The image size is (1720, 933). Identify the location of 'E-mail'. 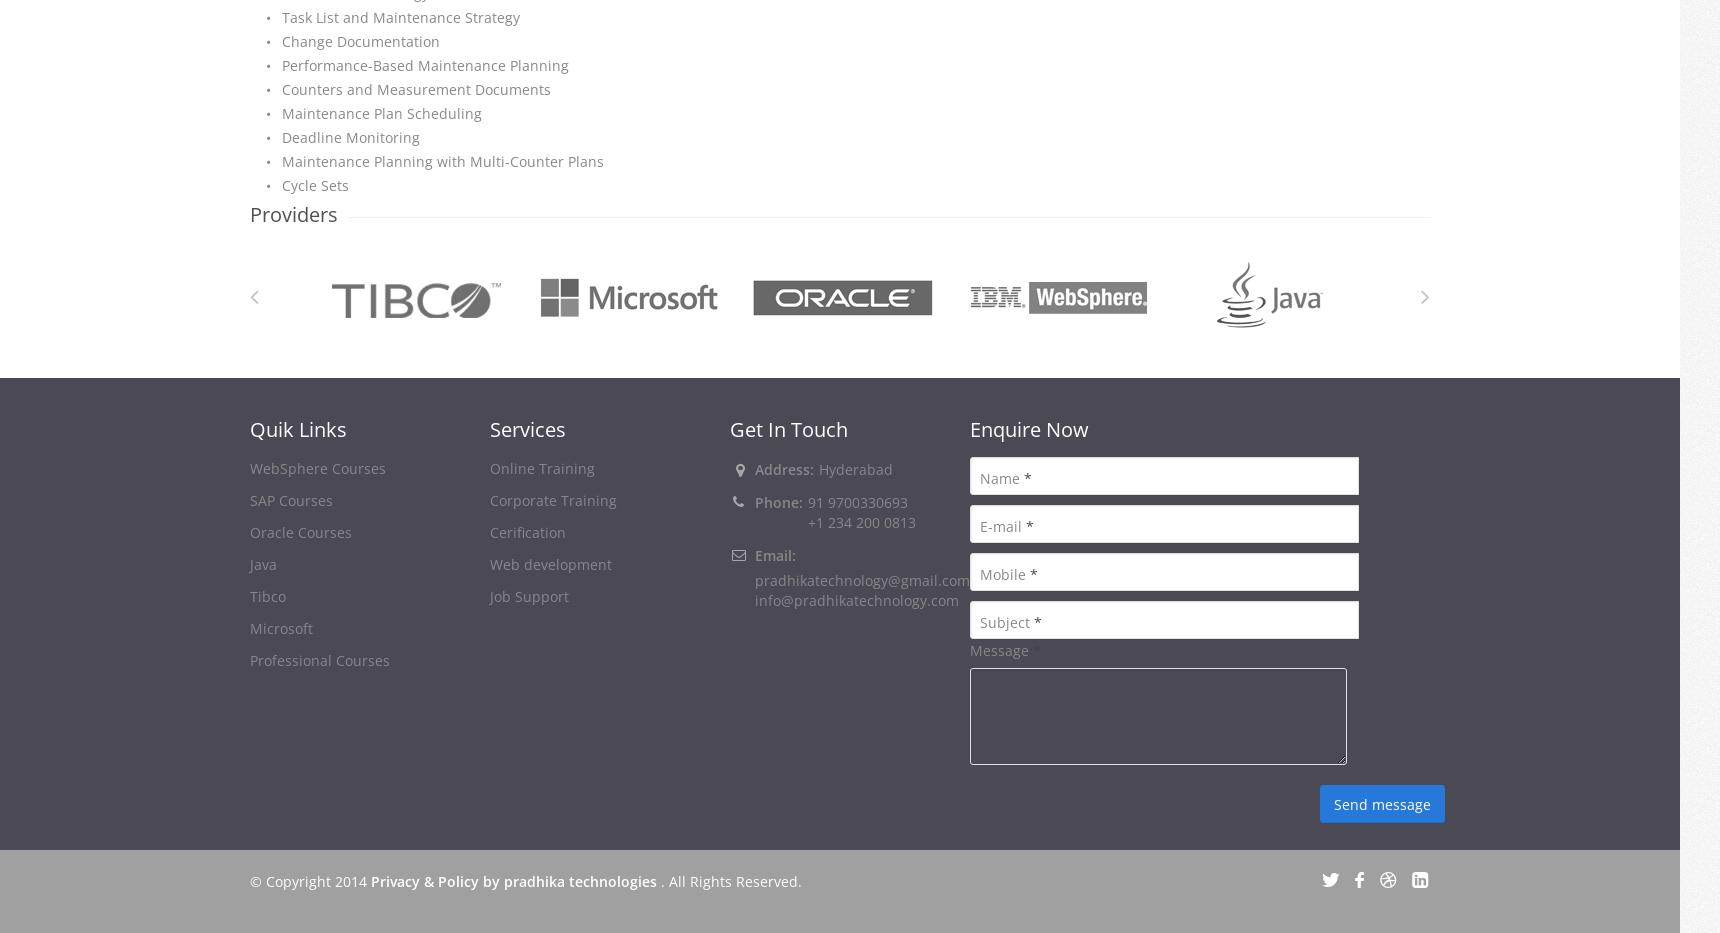
(1002, 525).